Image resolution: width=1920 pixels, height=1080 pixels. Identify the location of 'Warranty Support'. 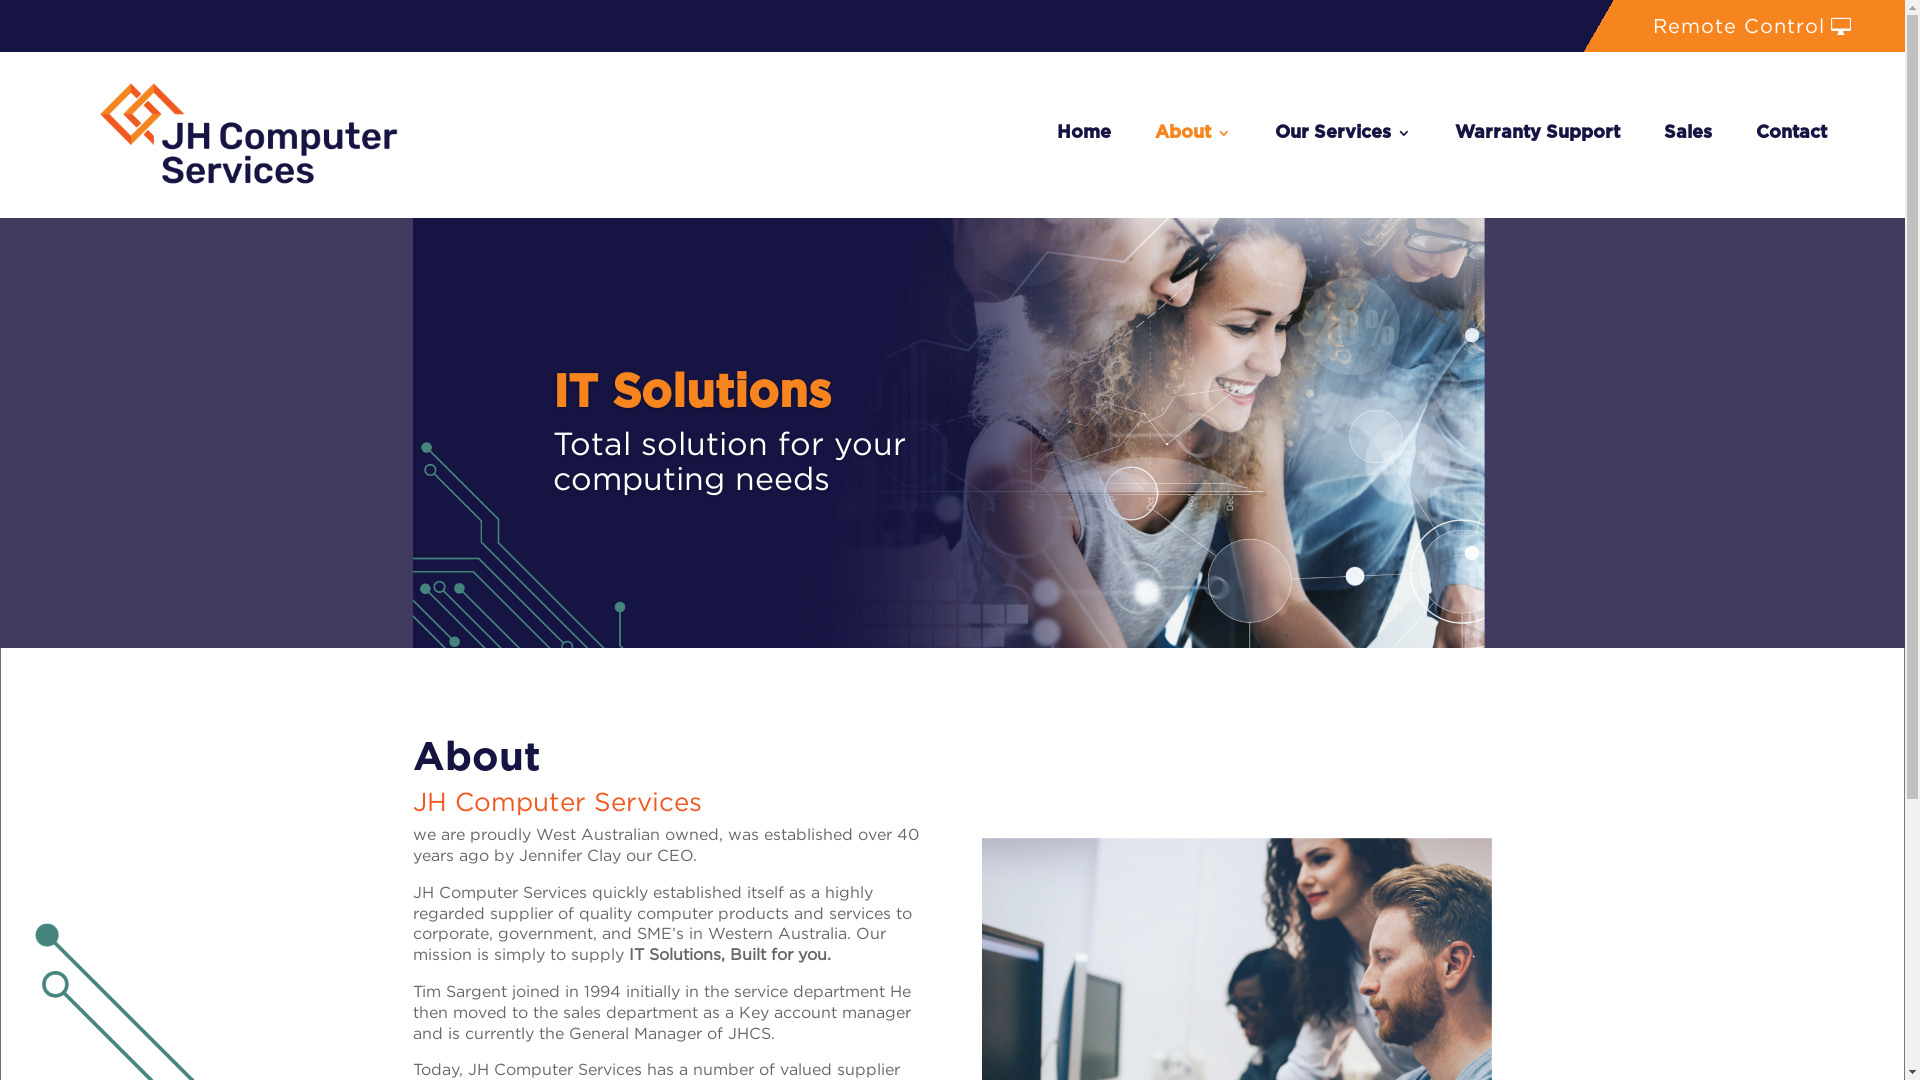
(1536, 133).